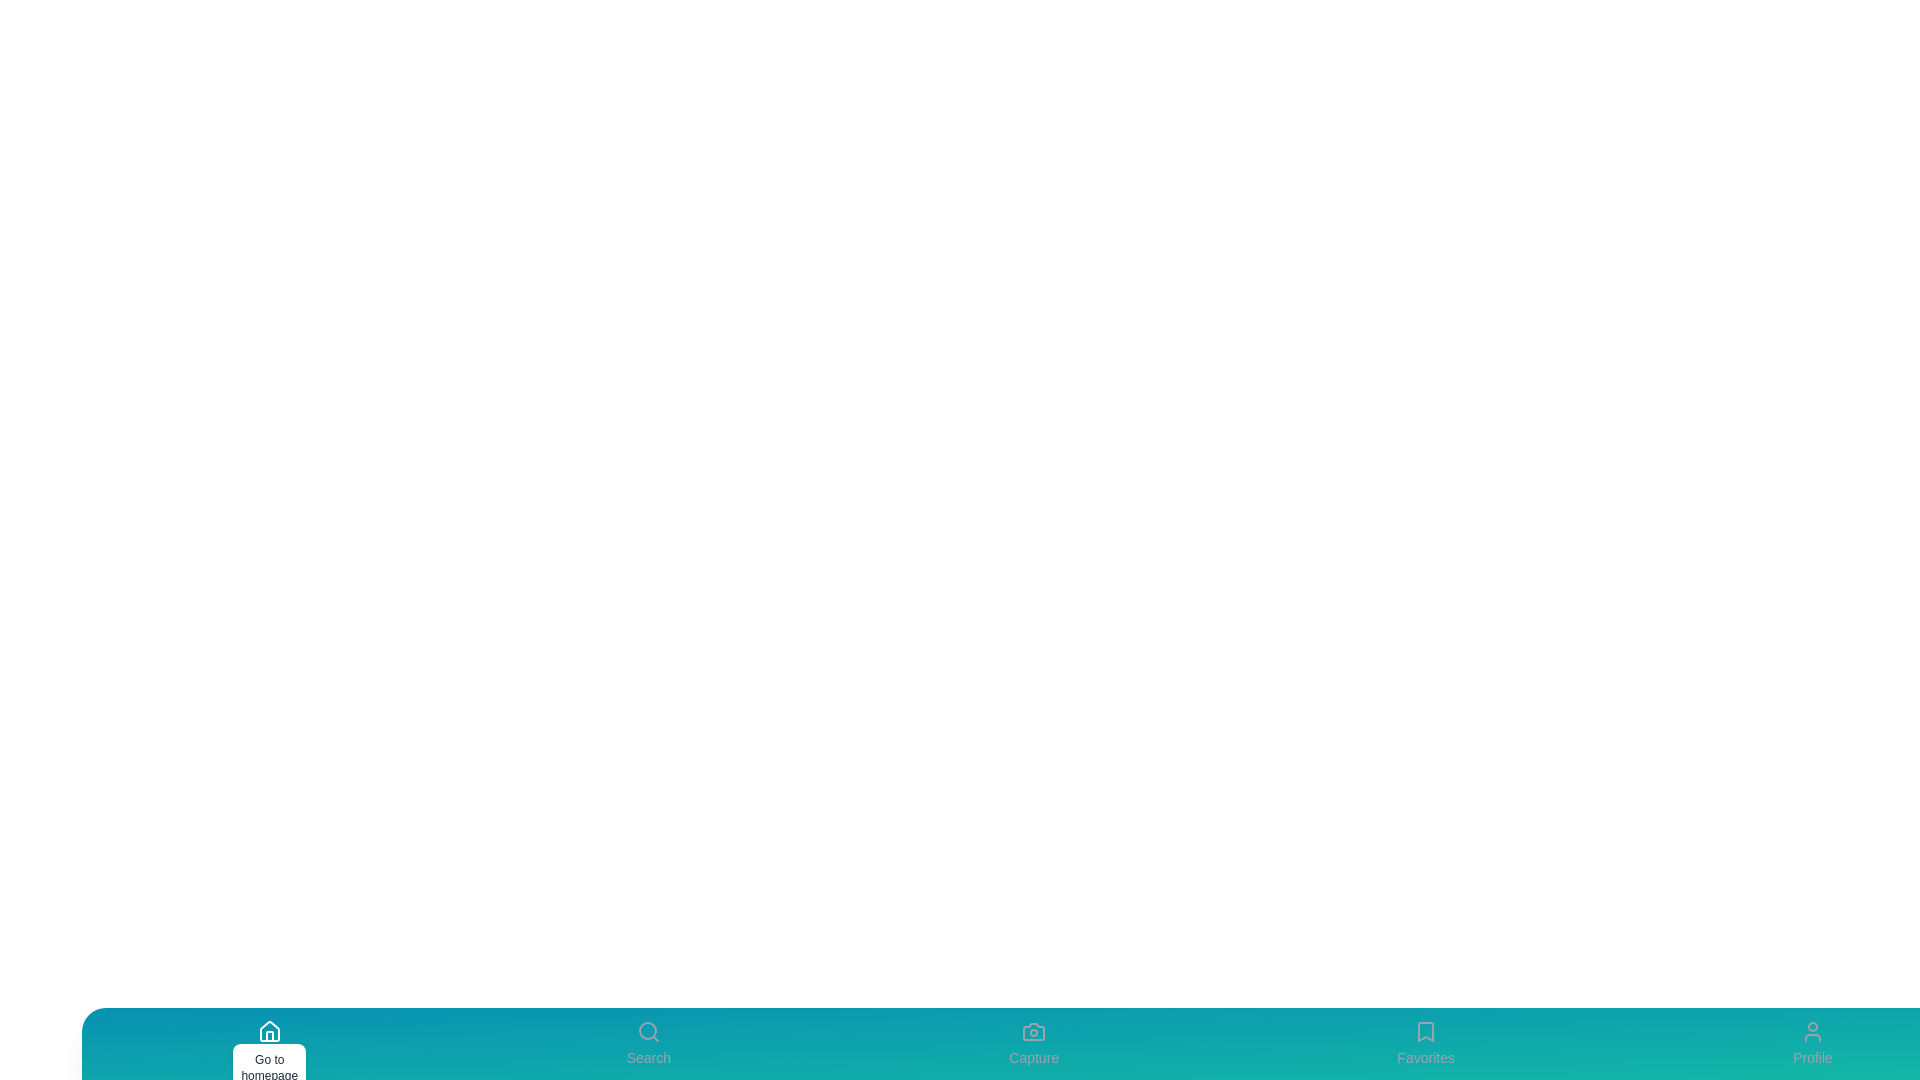 Image resolution: width=1920 pixels, height=1080 pixels. I want to click on the Capture icon to perform its associated action, so click(1034, 1043).